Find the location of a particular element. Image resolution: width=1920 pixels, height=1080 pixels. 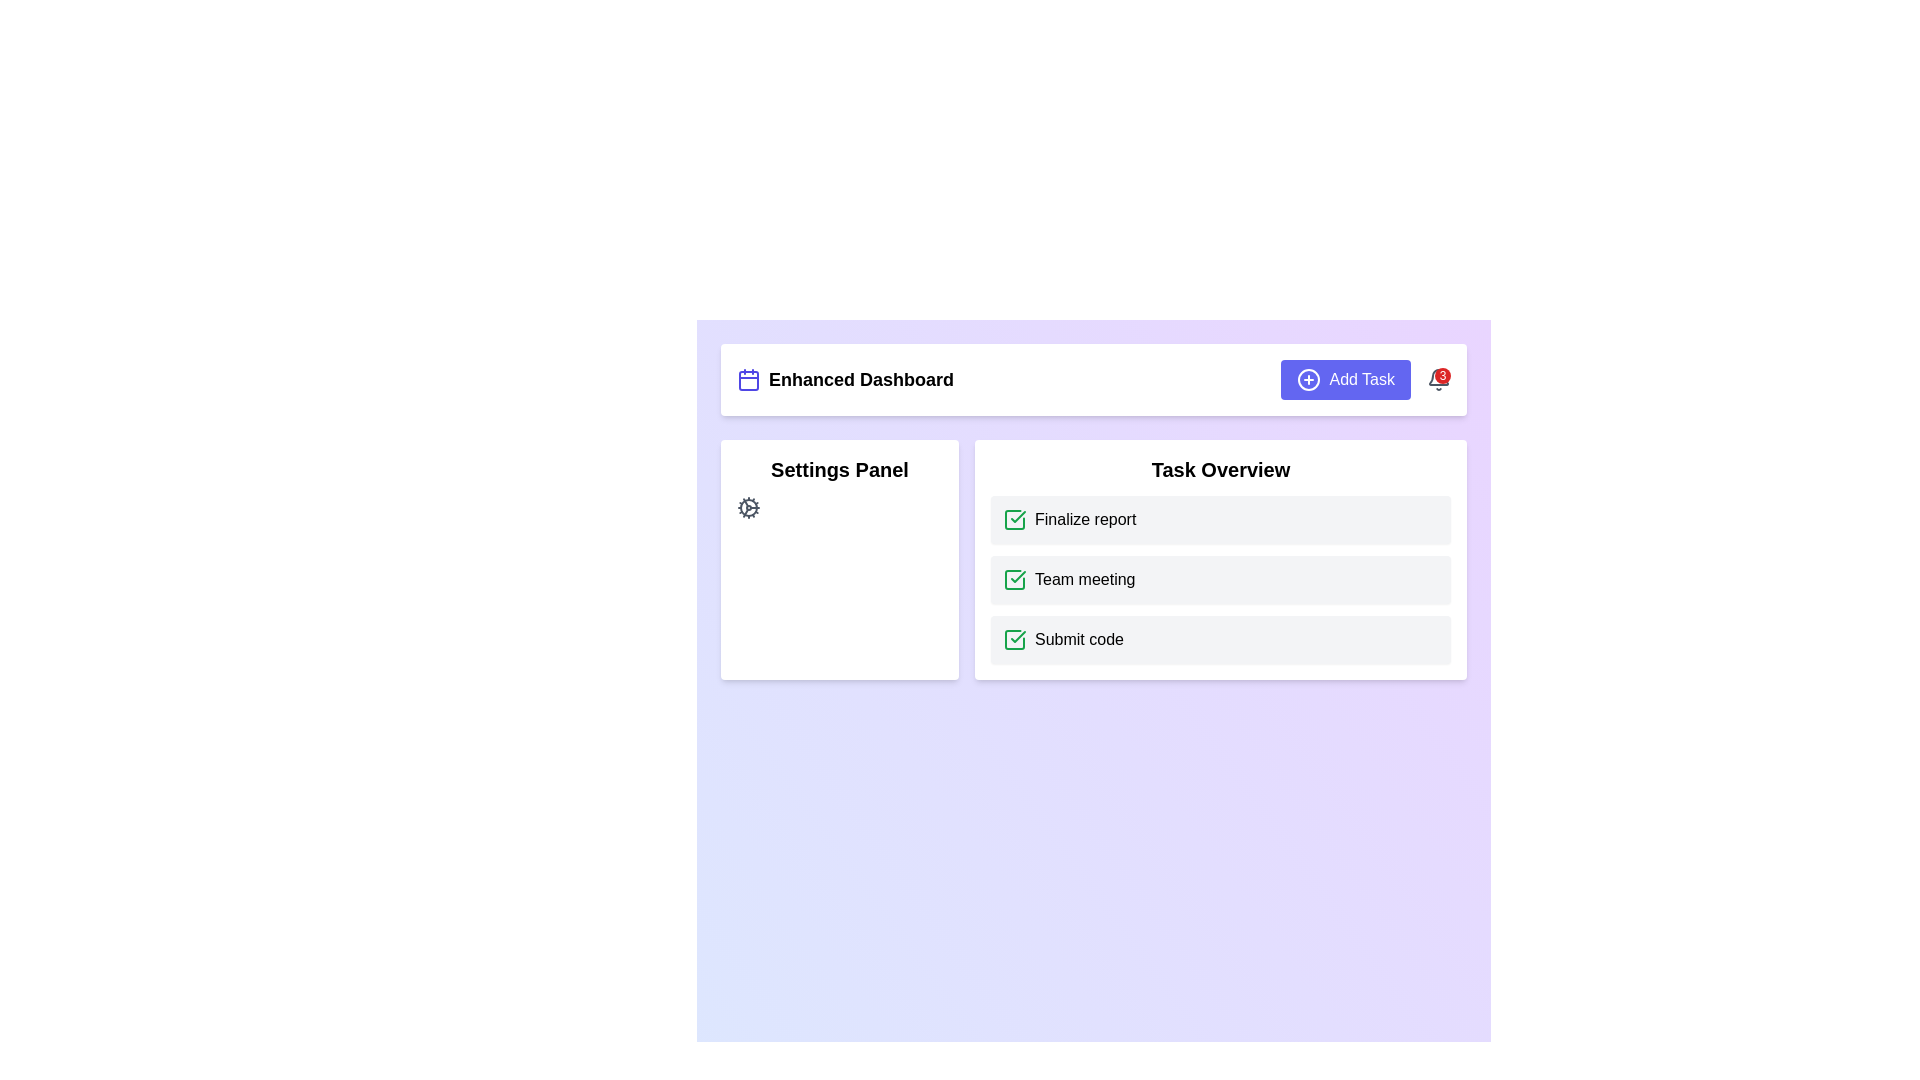

the button located in the top-right area of the header is located at coordinates (1365, 380).